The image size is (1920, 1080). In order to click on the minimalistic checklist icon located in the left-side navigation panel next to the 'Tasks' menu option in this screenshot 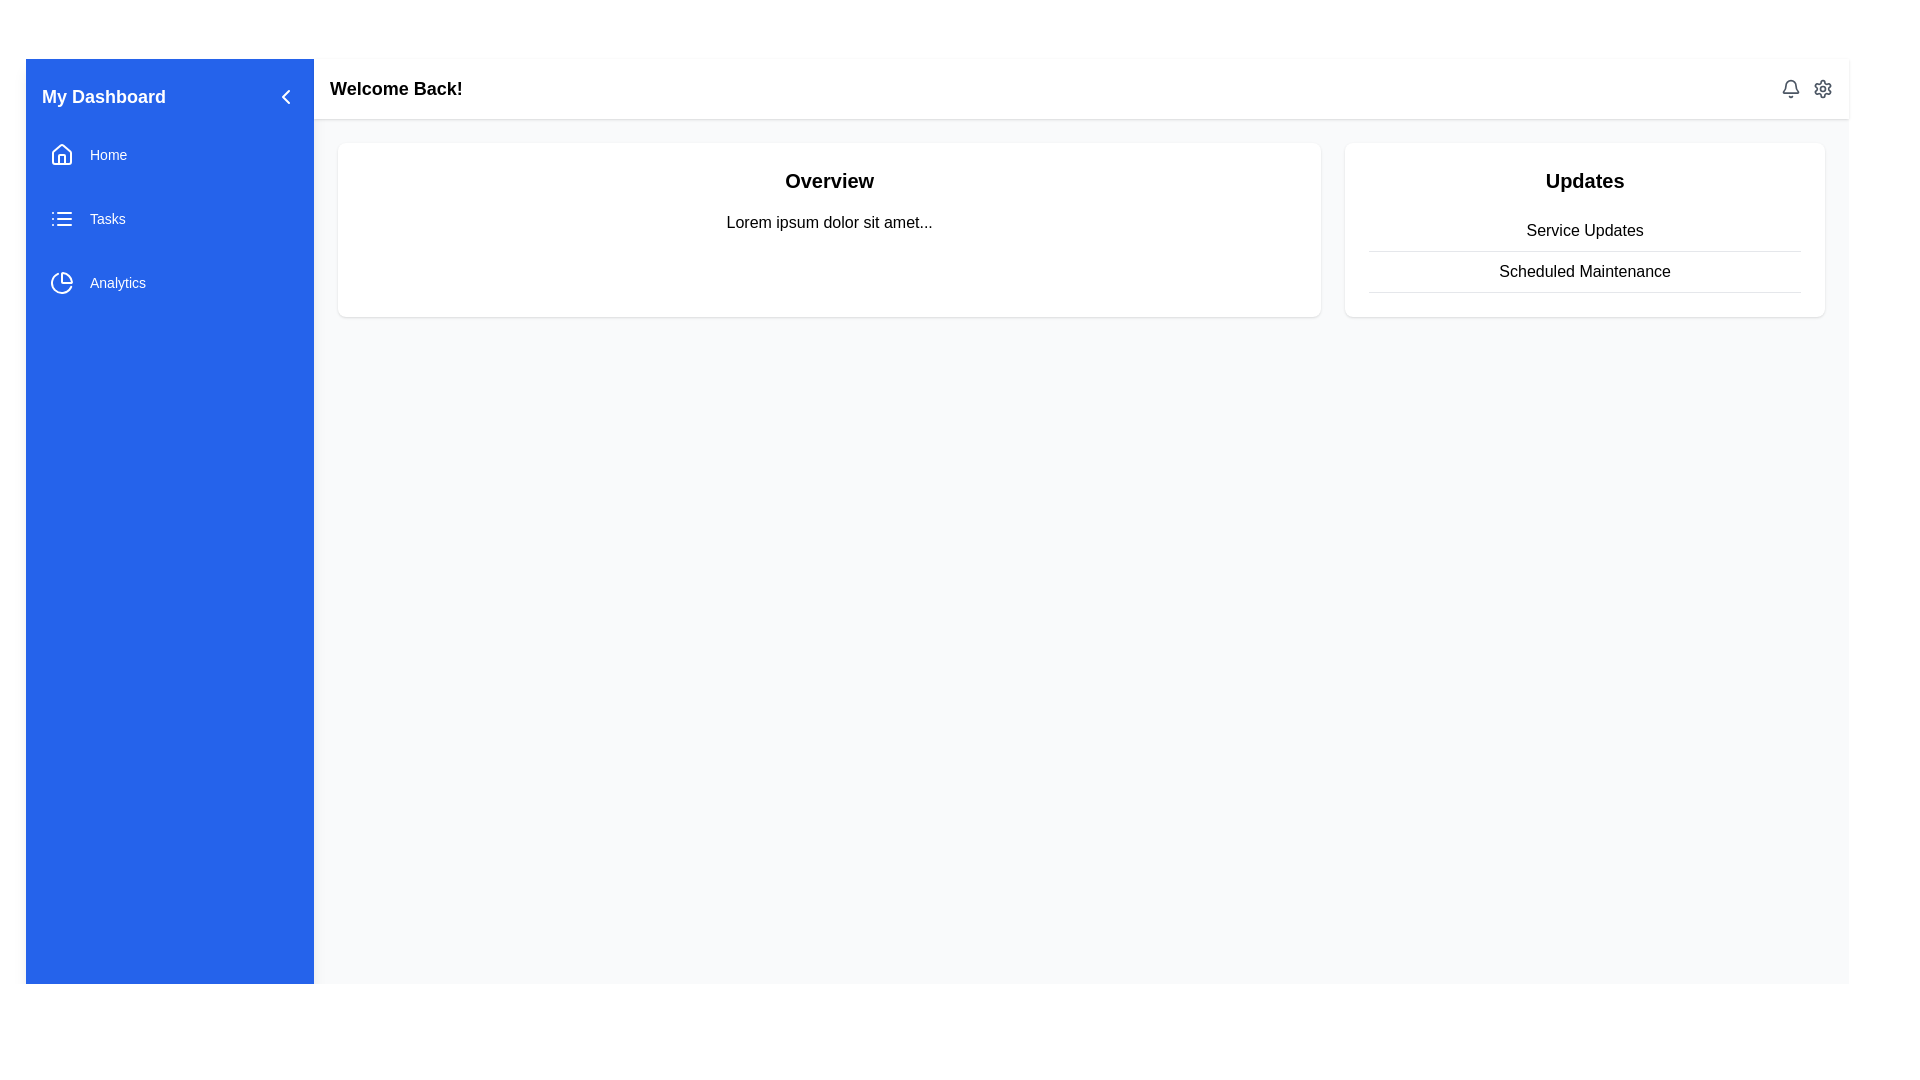, I will do `click(62, 219)`.